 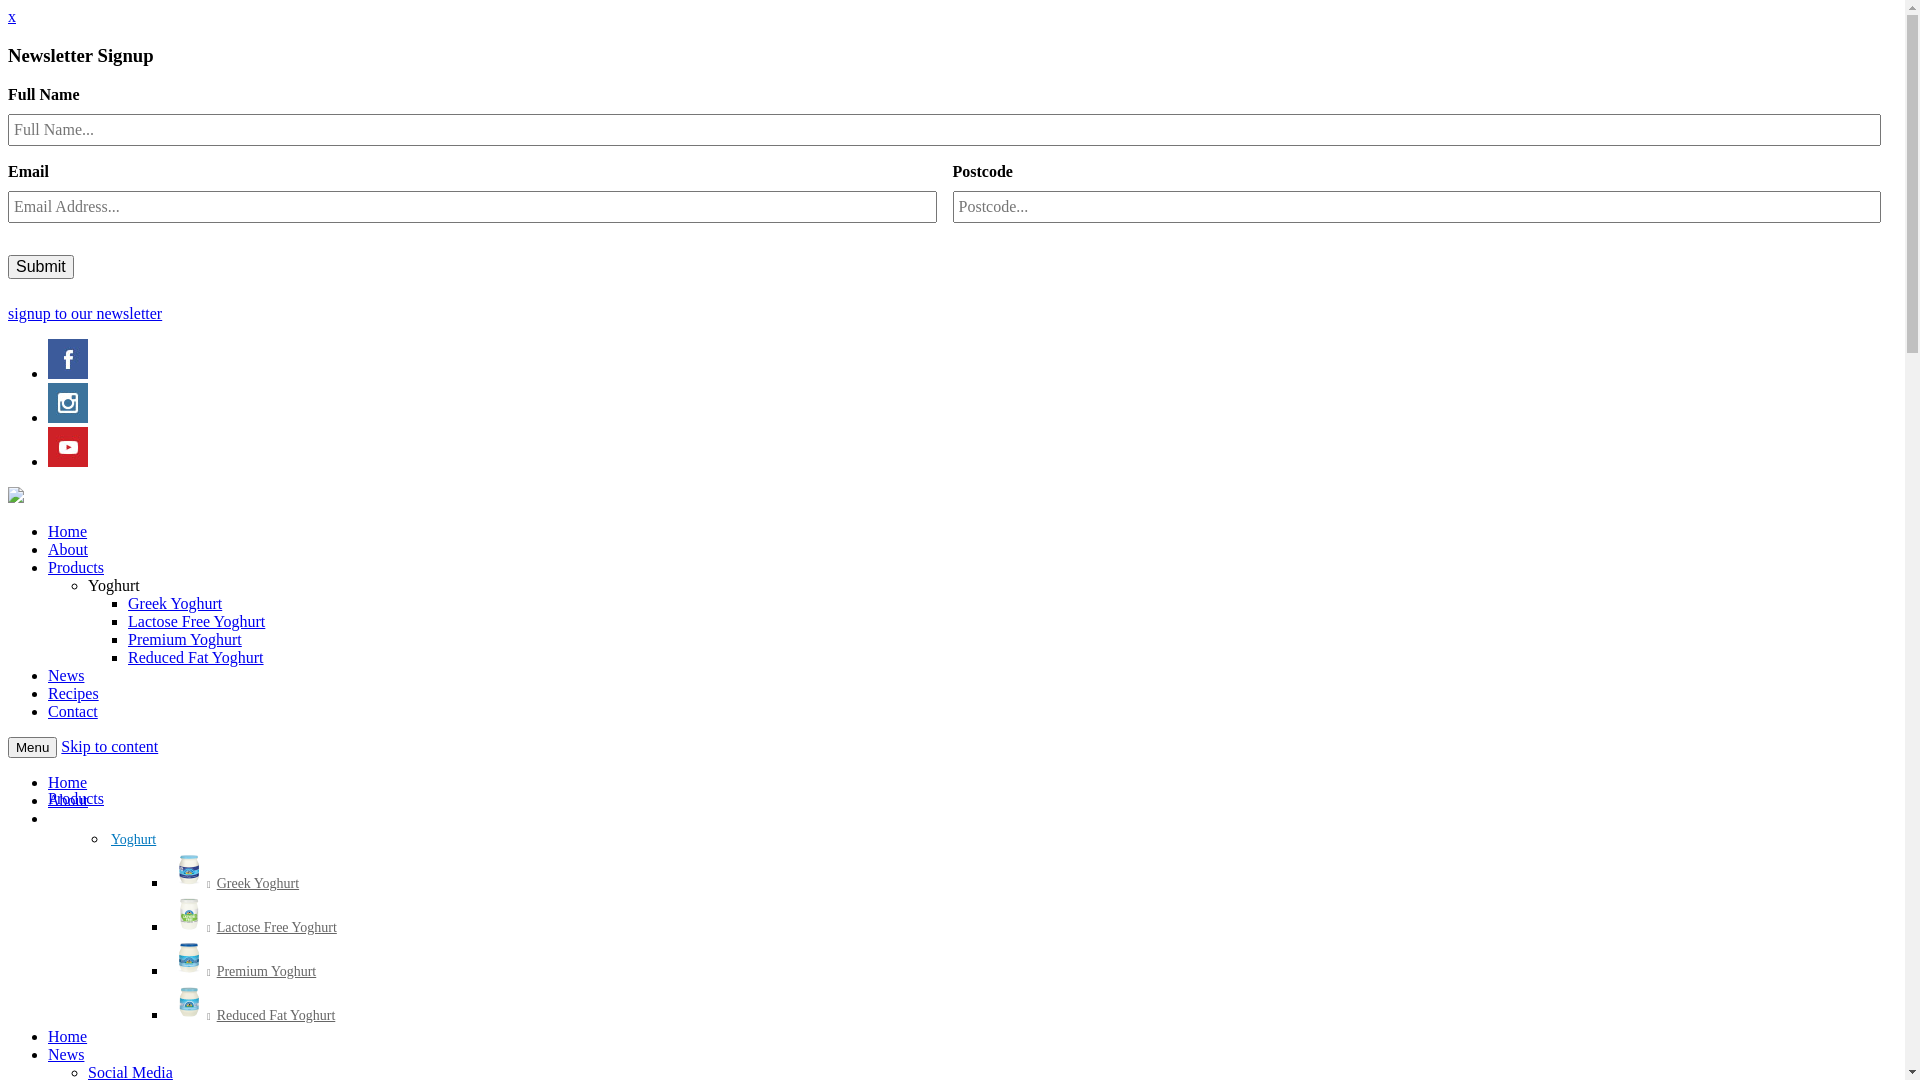 I want to click on 'Reduced Fat Yoghurt', so click(x=127, y=657).